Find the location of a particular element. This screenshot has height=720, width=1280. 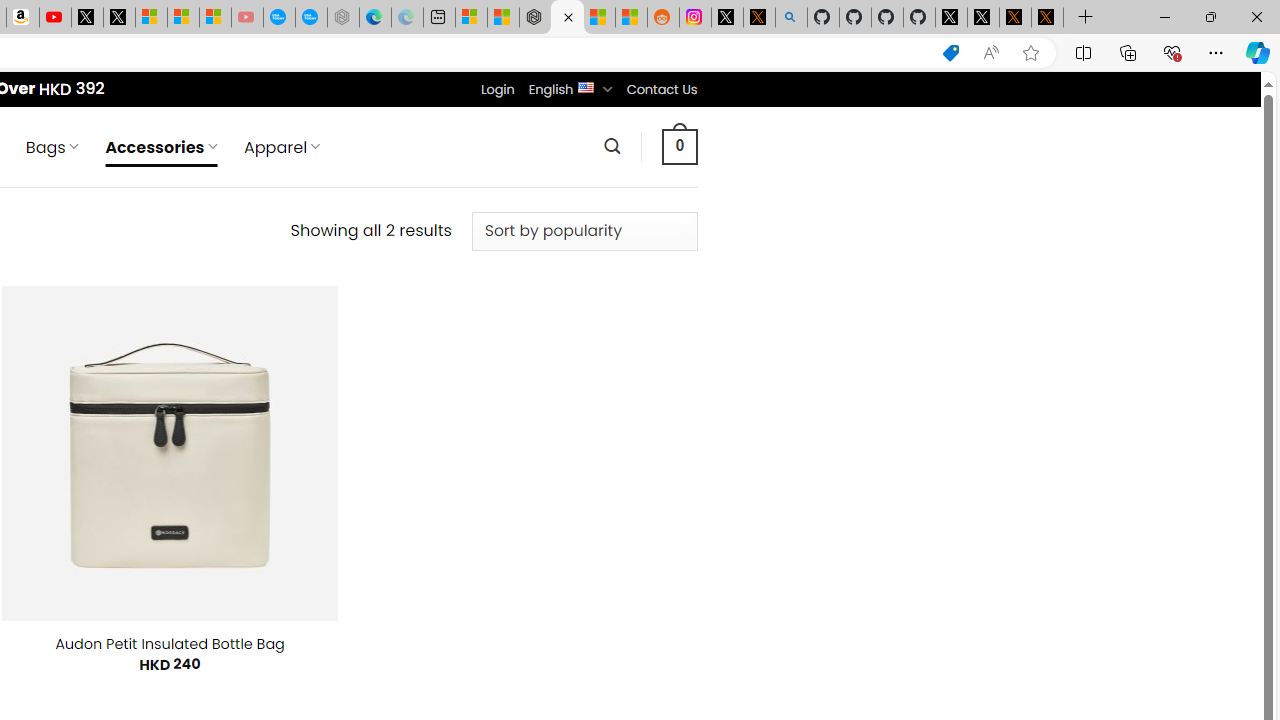

'Nordace - Best Sellers' is located at coordinates (535, 17).